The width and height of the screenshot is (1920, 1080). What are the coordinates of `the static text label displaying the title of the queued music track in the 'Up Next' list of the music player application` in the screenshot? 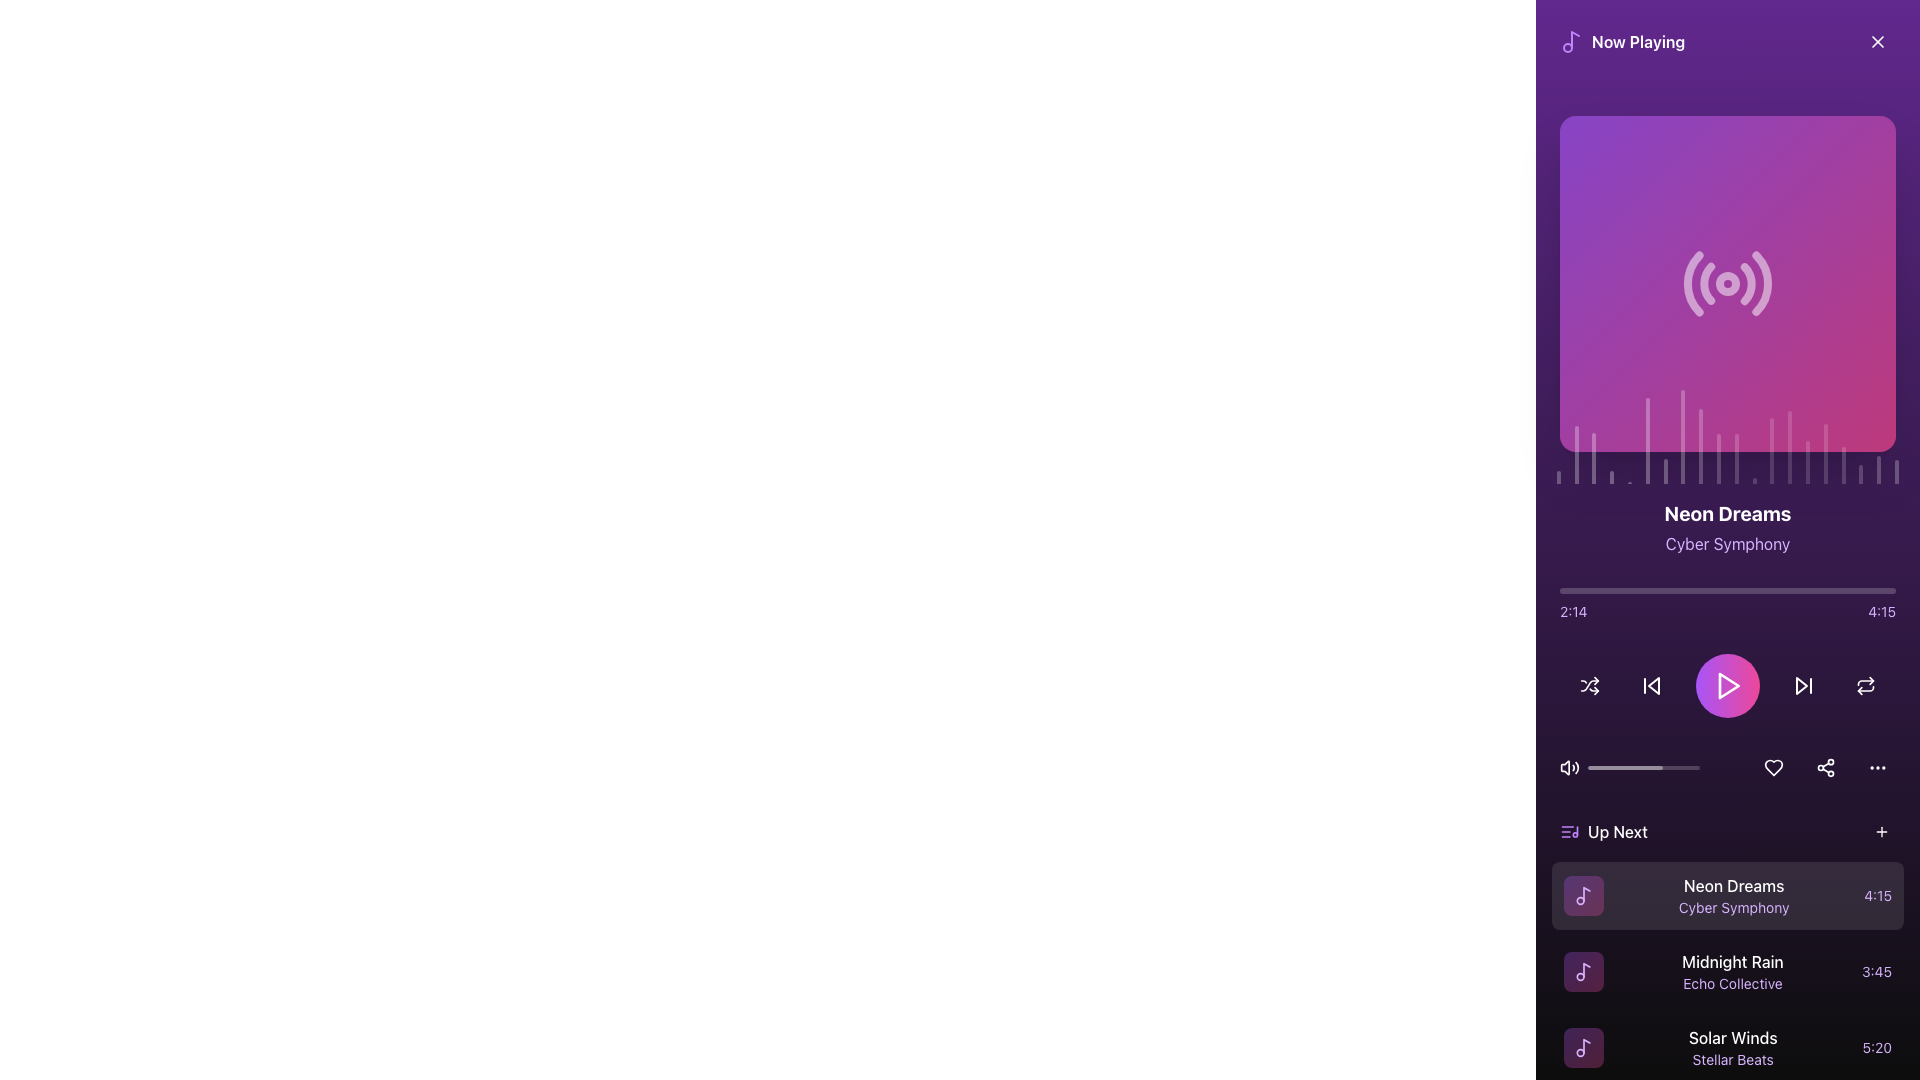 It's located at (1733, 885).